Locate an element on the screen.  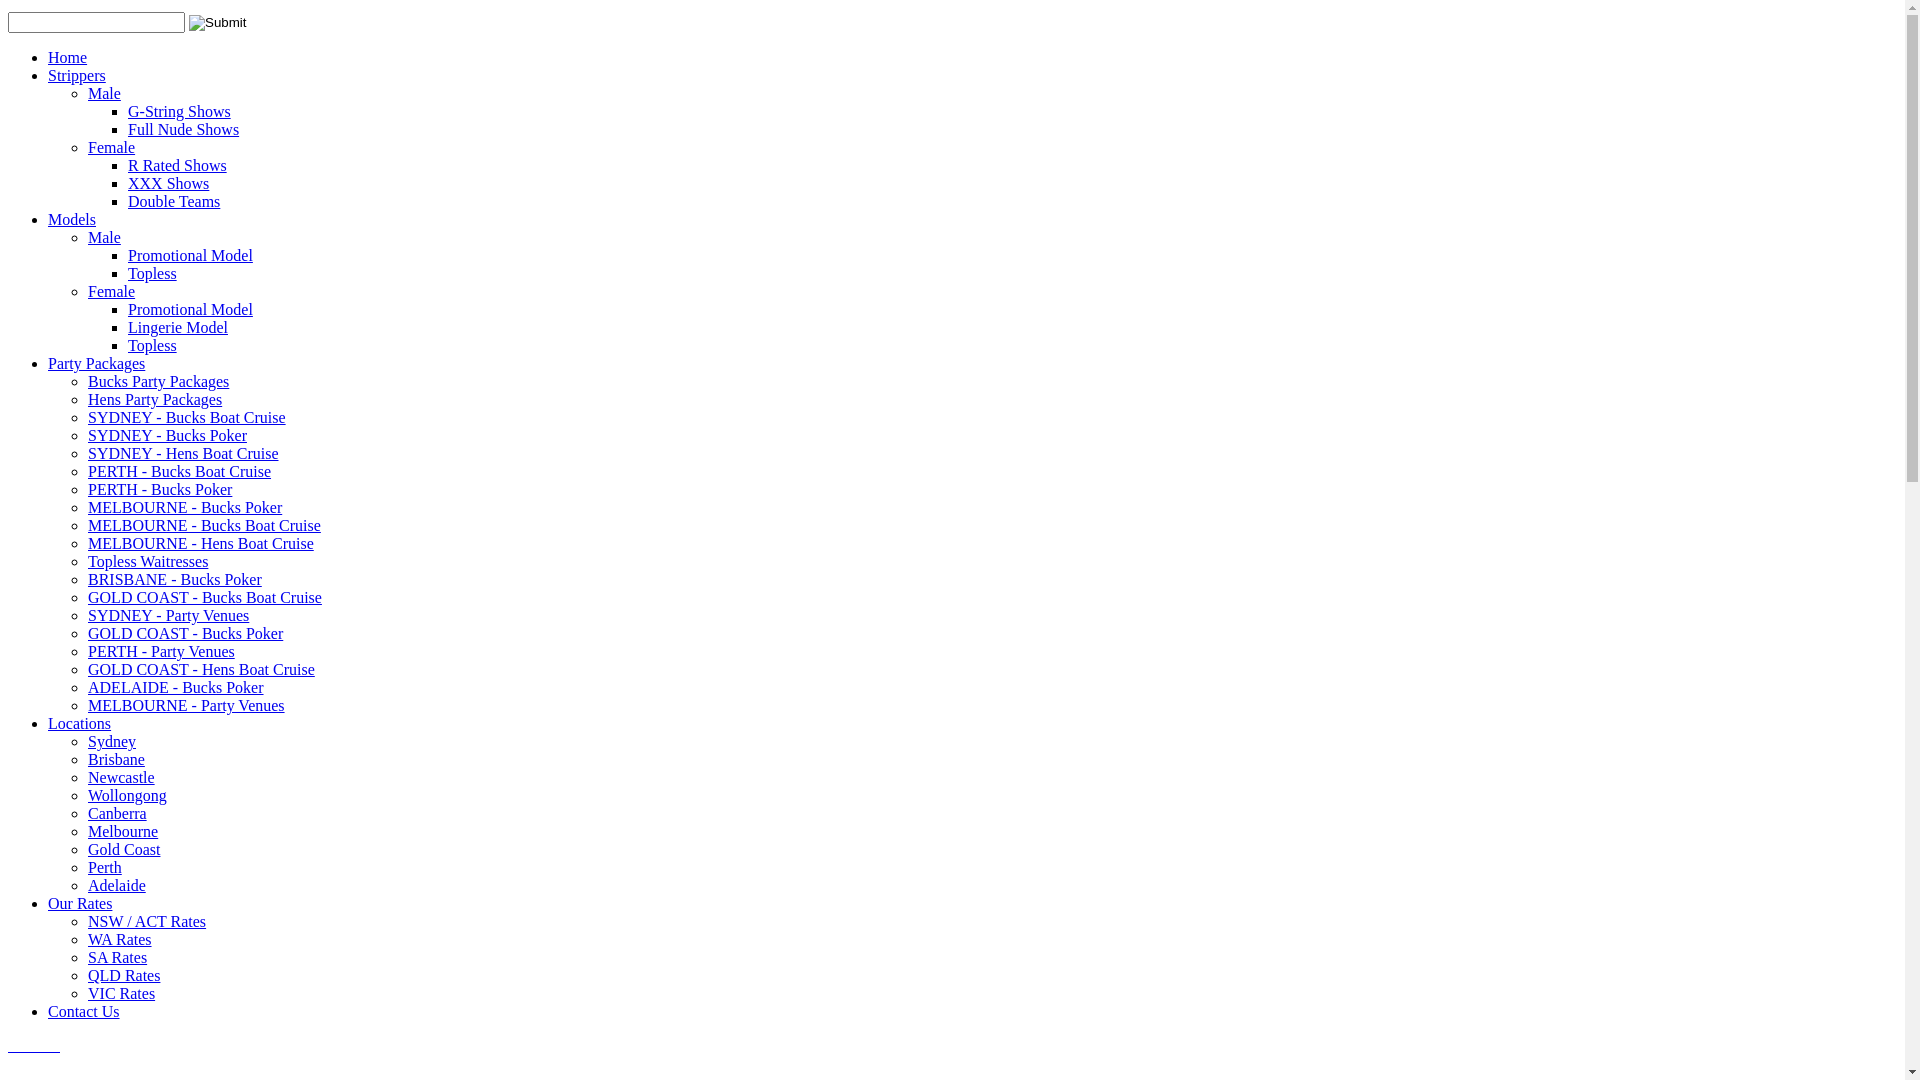
'Canberra' is located at coordinates (116, 813).